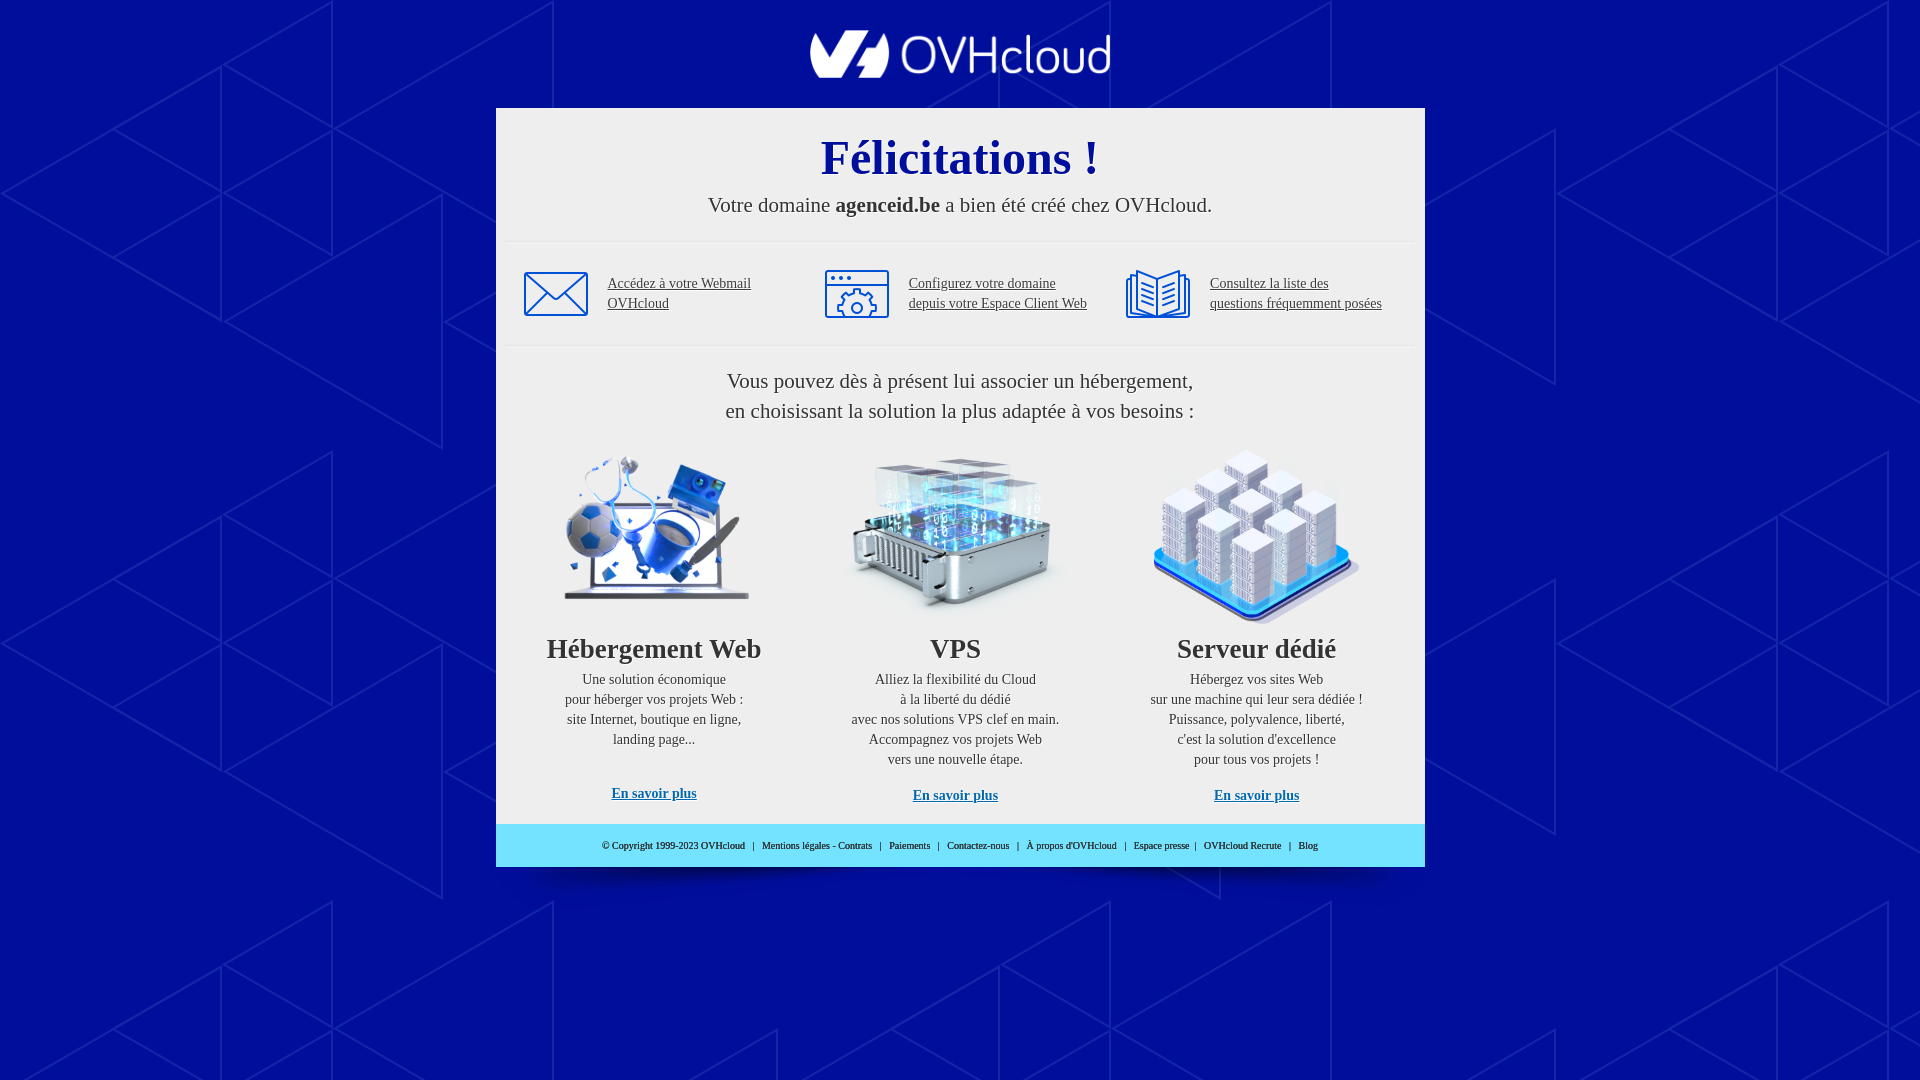 The width and height of the screenshot is (1920, 1080). What do you see at coordinates (810, 71) in the screenshot?
I see `'OVHcloud'` at bounding box center [810, 71].